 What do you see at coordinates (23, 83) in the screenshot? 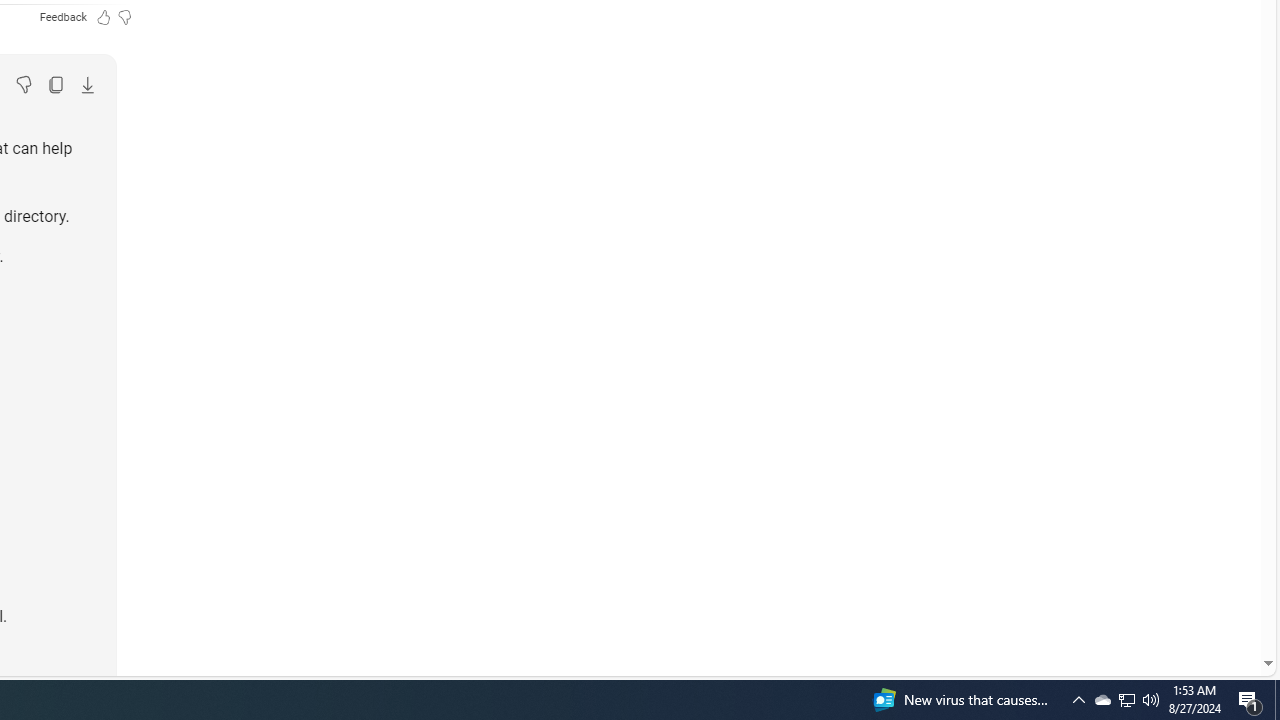
I see `'Dislike'` at bounding box center [23, 83].